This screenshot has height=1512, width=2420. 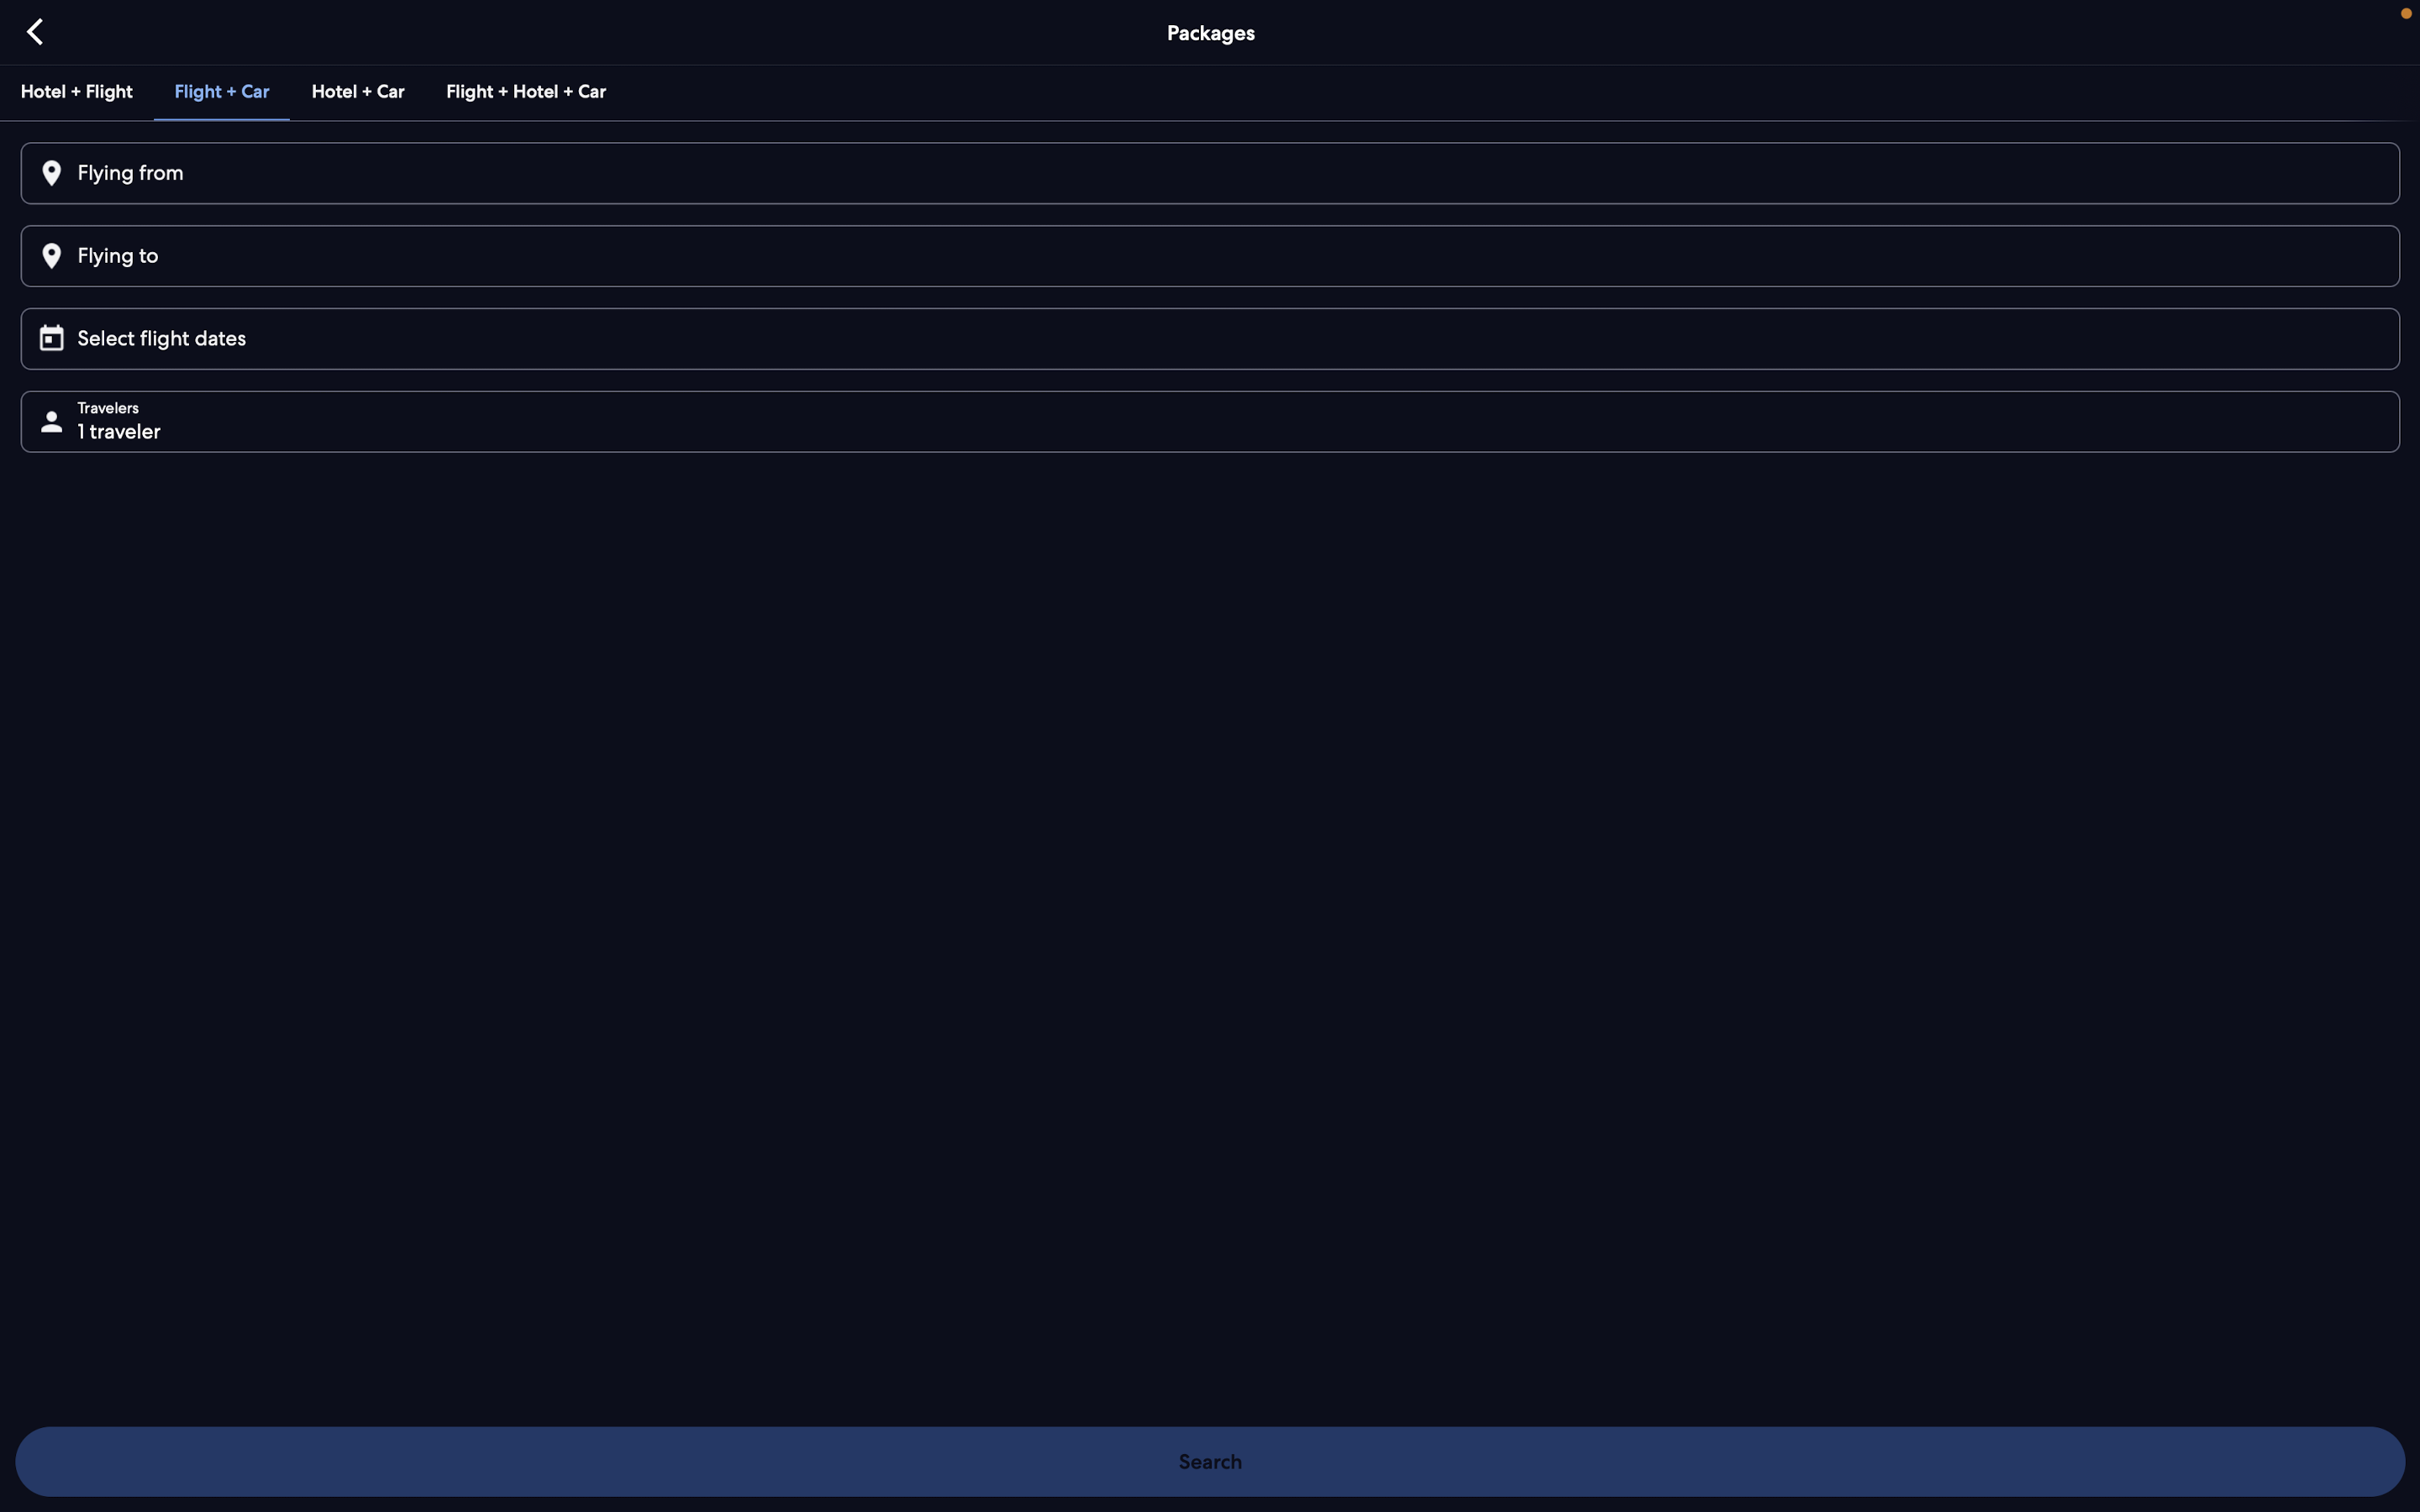 I want to click on Enter the destination as "London", so click(x=1207, y=255).